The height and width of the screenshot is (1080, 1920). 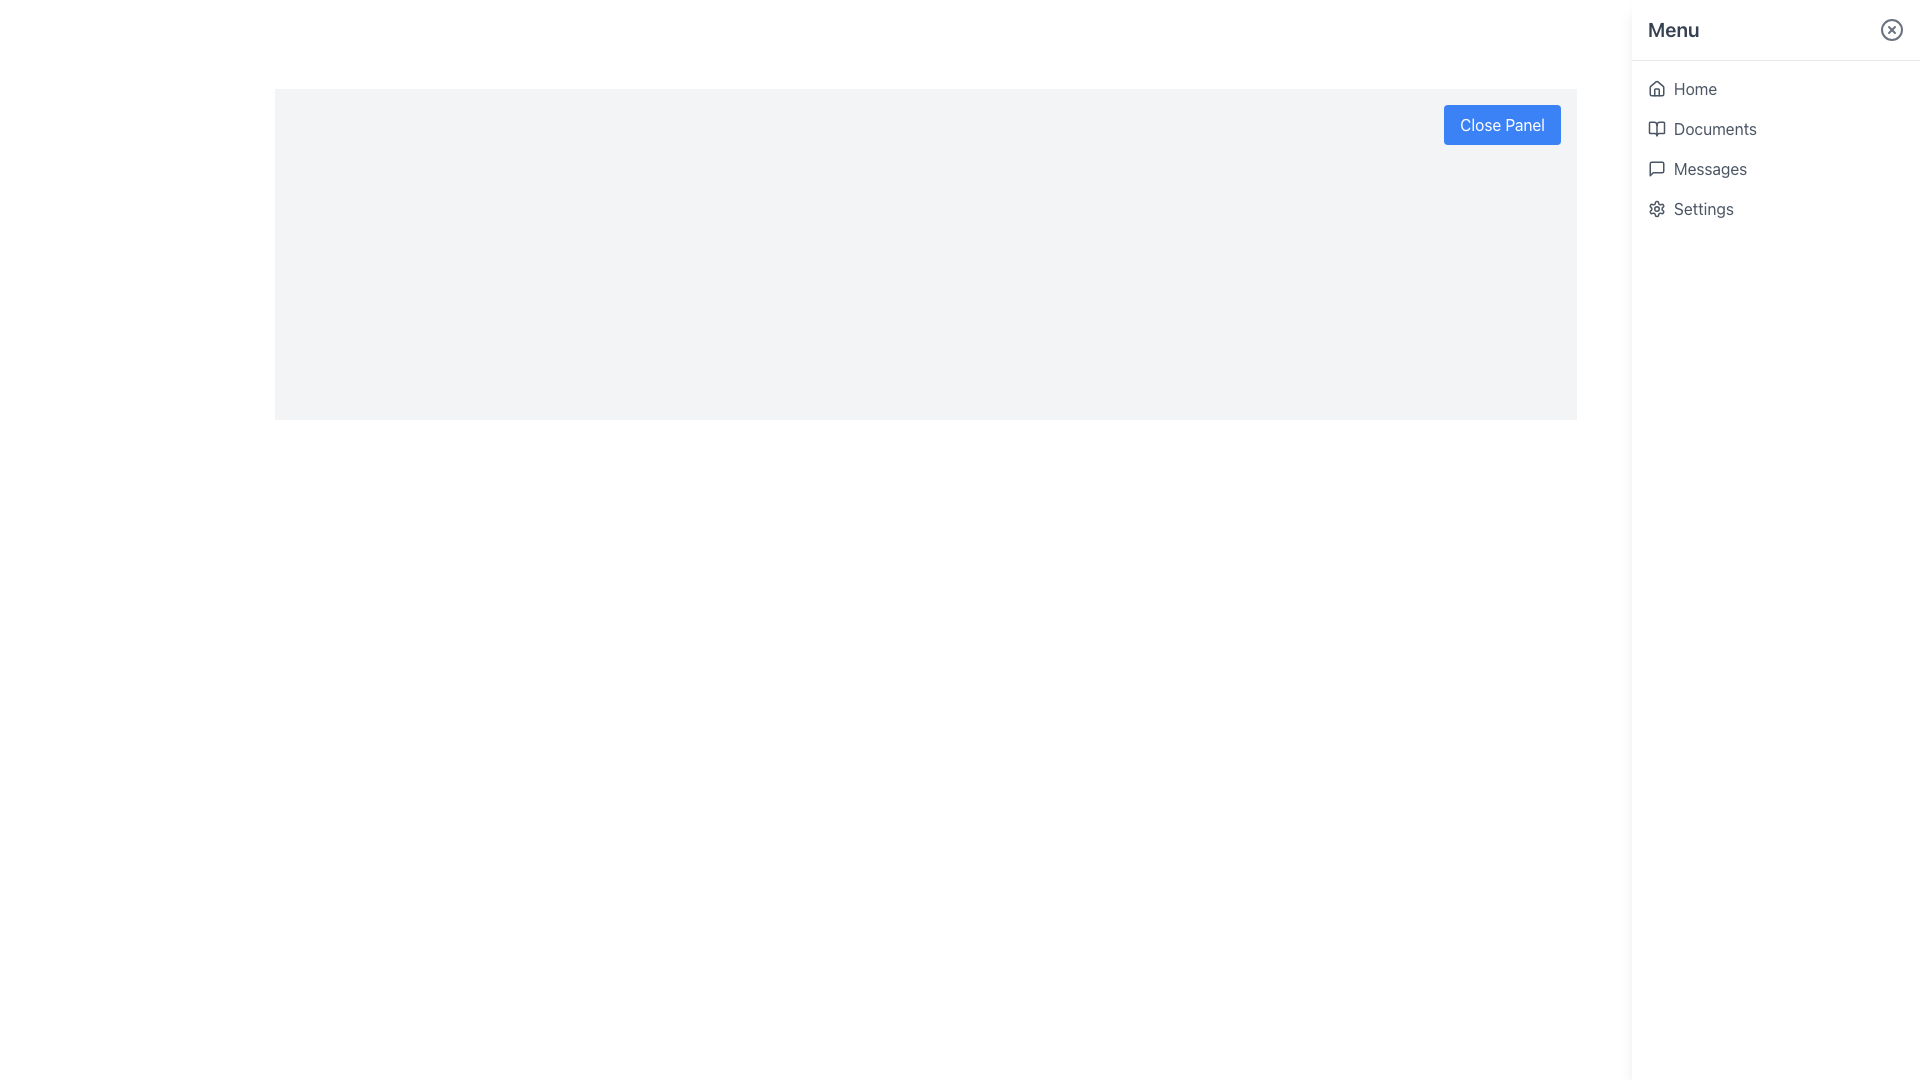 What do you see at coordinates (1673, 30) in the screenshot?
I see `the static text label displaying 'Menu' in bold, large gray font located in the header area of the panel on the top-right side of the display` at bounding box center [1673, 30].